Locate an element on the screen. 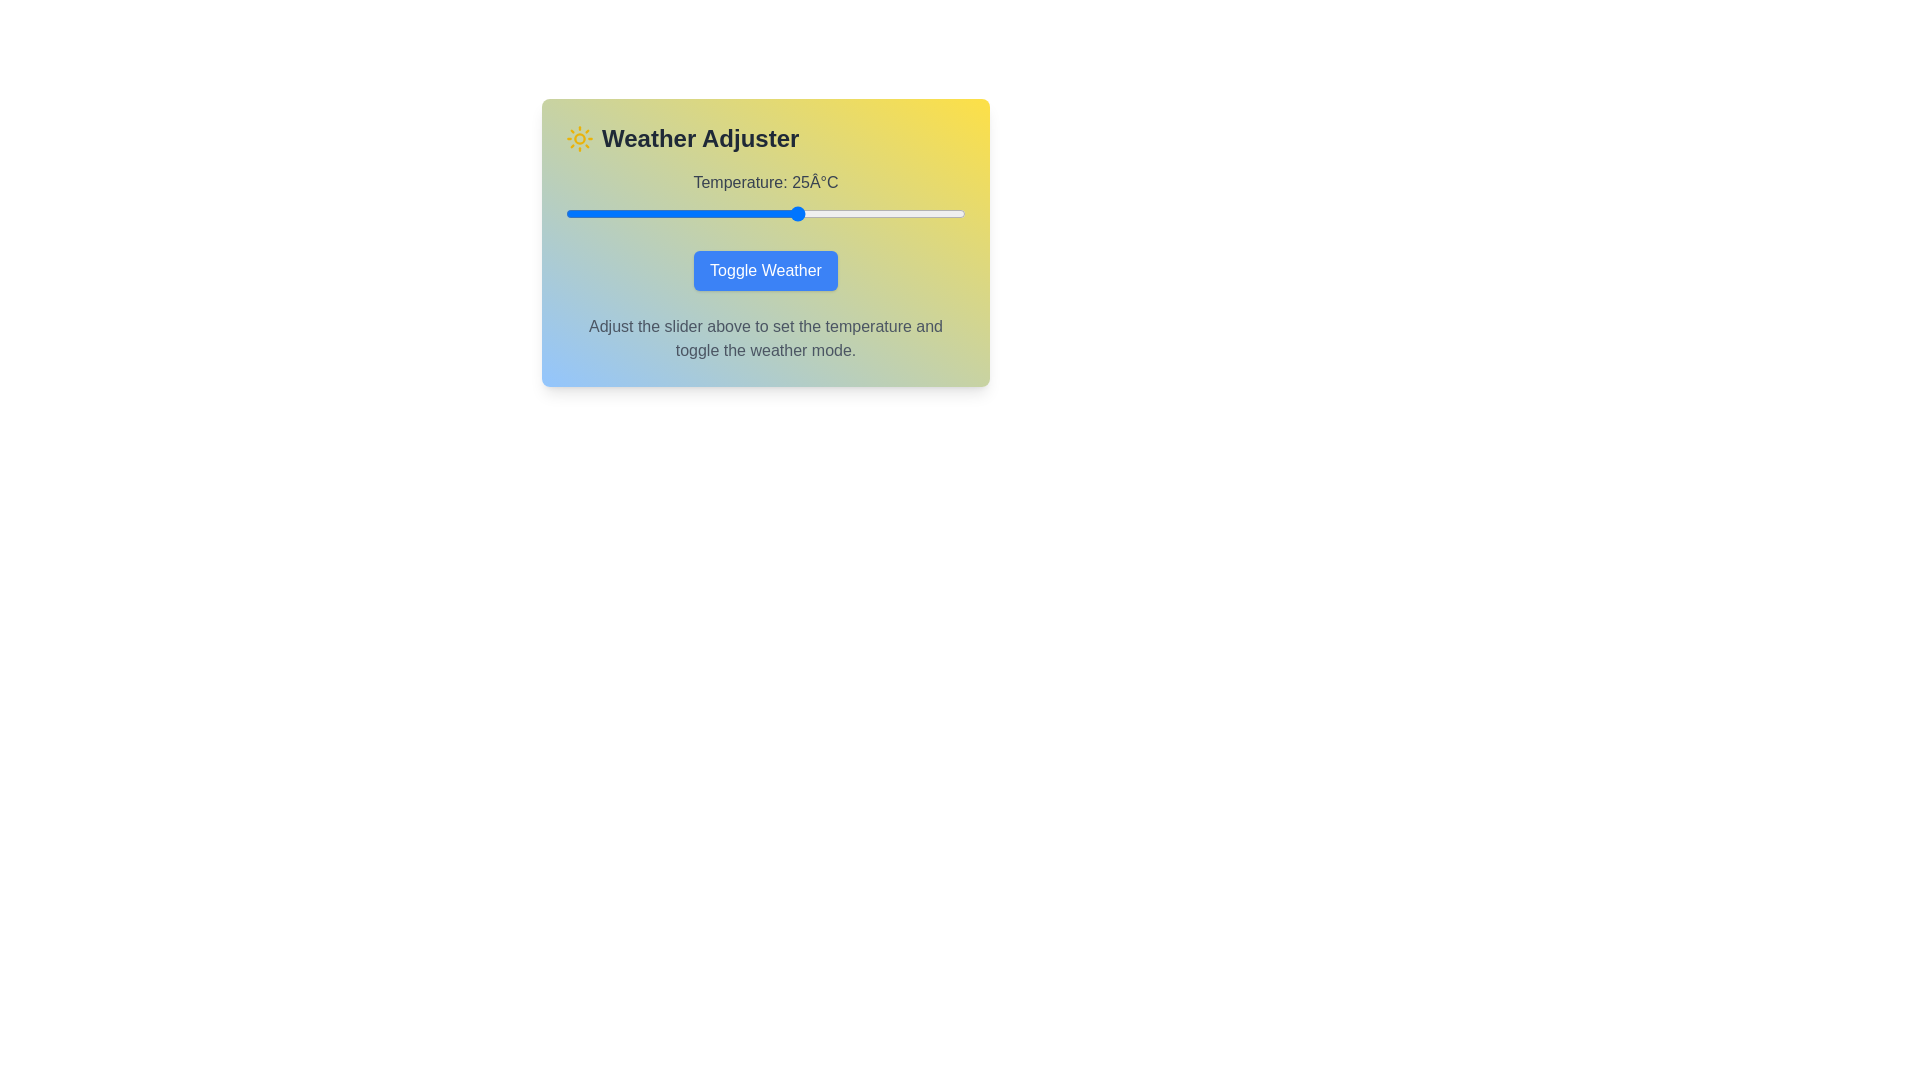 This screenshot has width=1920, height=1080. the weather icon to toggle its state is located at coordinates (579, 137).